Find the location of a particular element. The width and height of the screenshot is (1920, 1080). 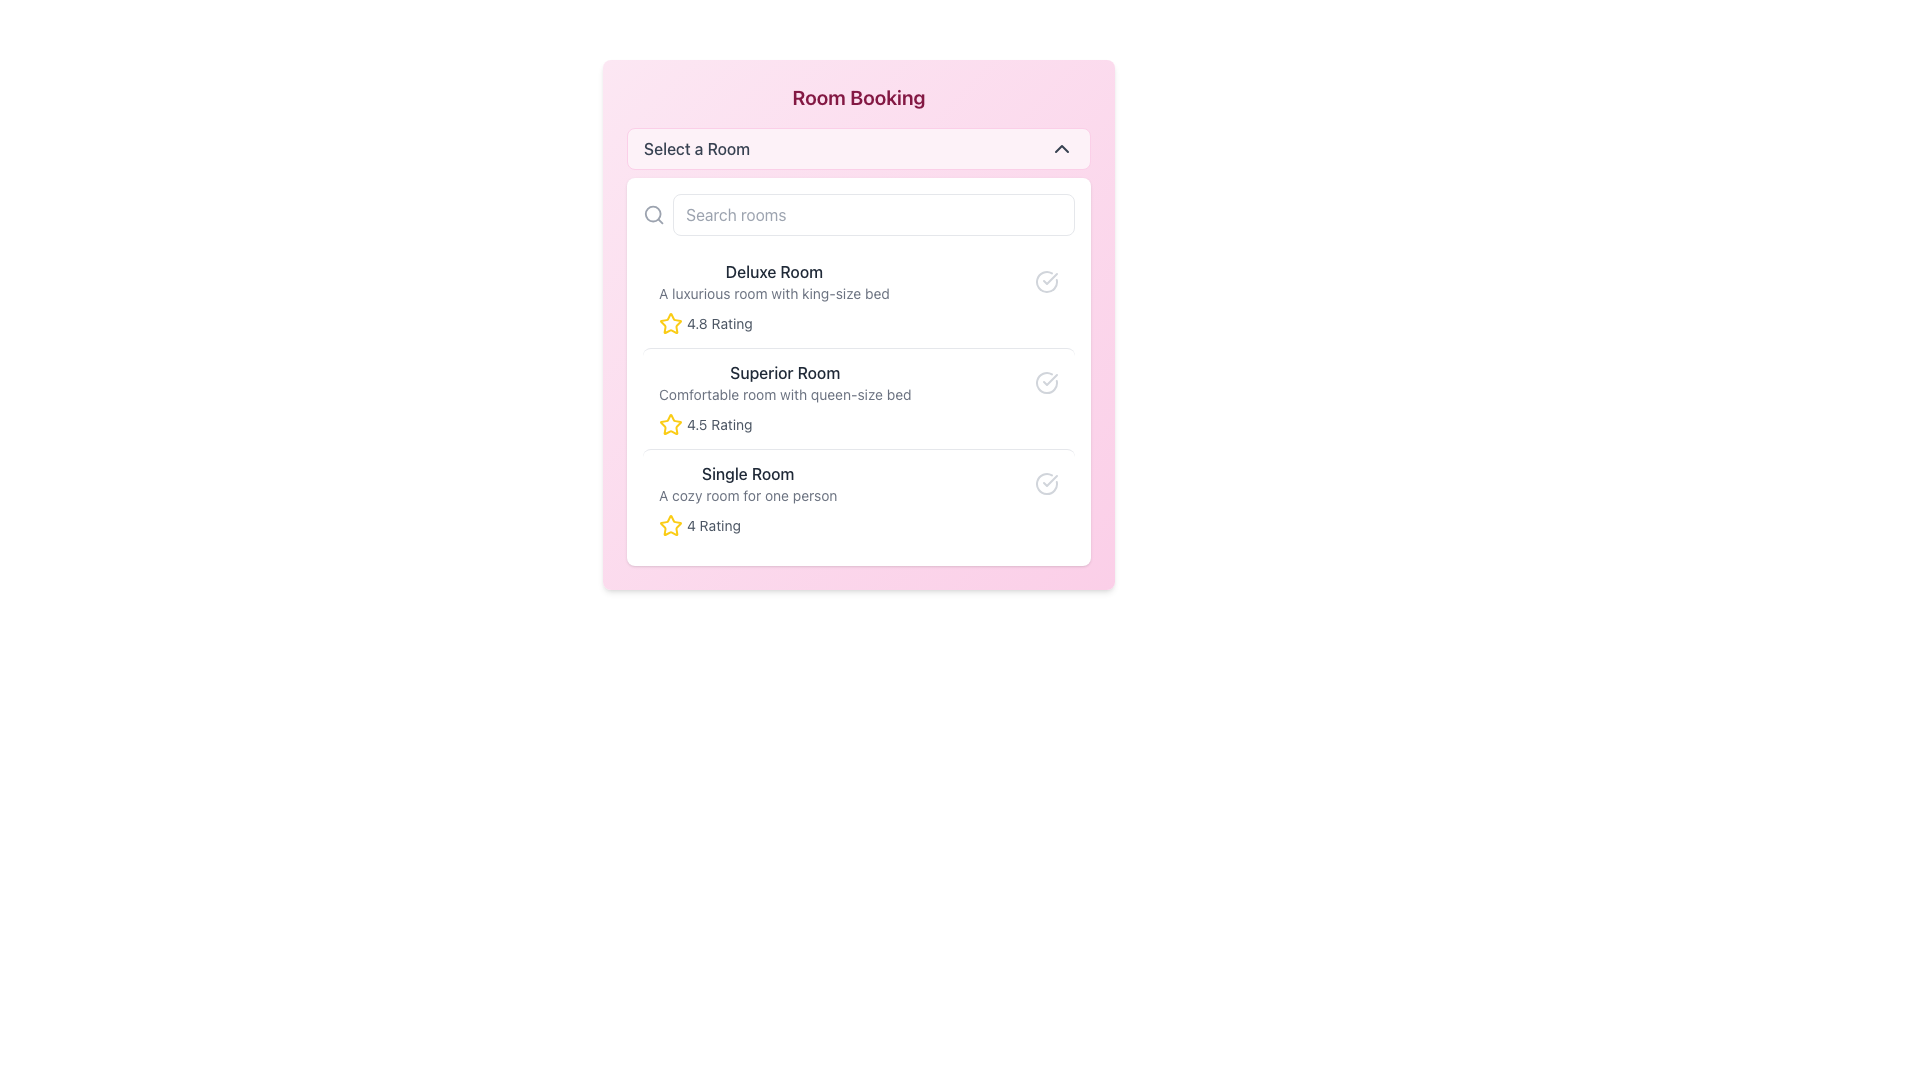

the 'Superior Room' card component in the 'Room Booking' dialog, which features a white background, rounded corners, and displays the room name, description, and rating is located at coordinates (859, 397).